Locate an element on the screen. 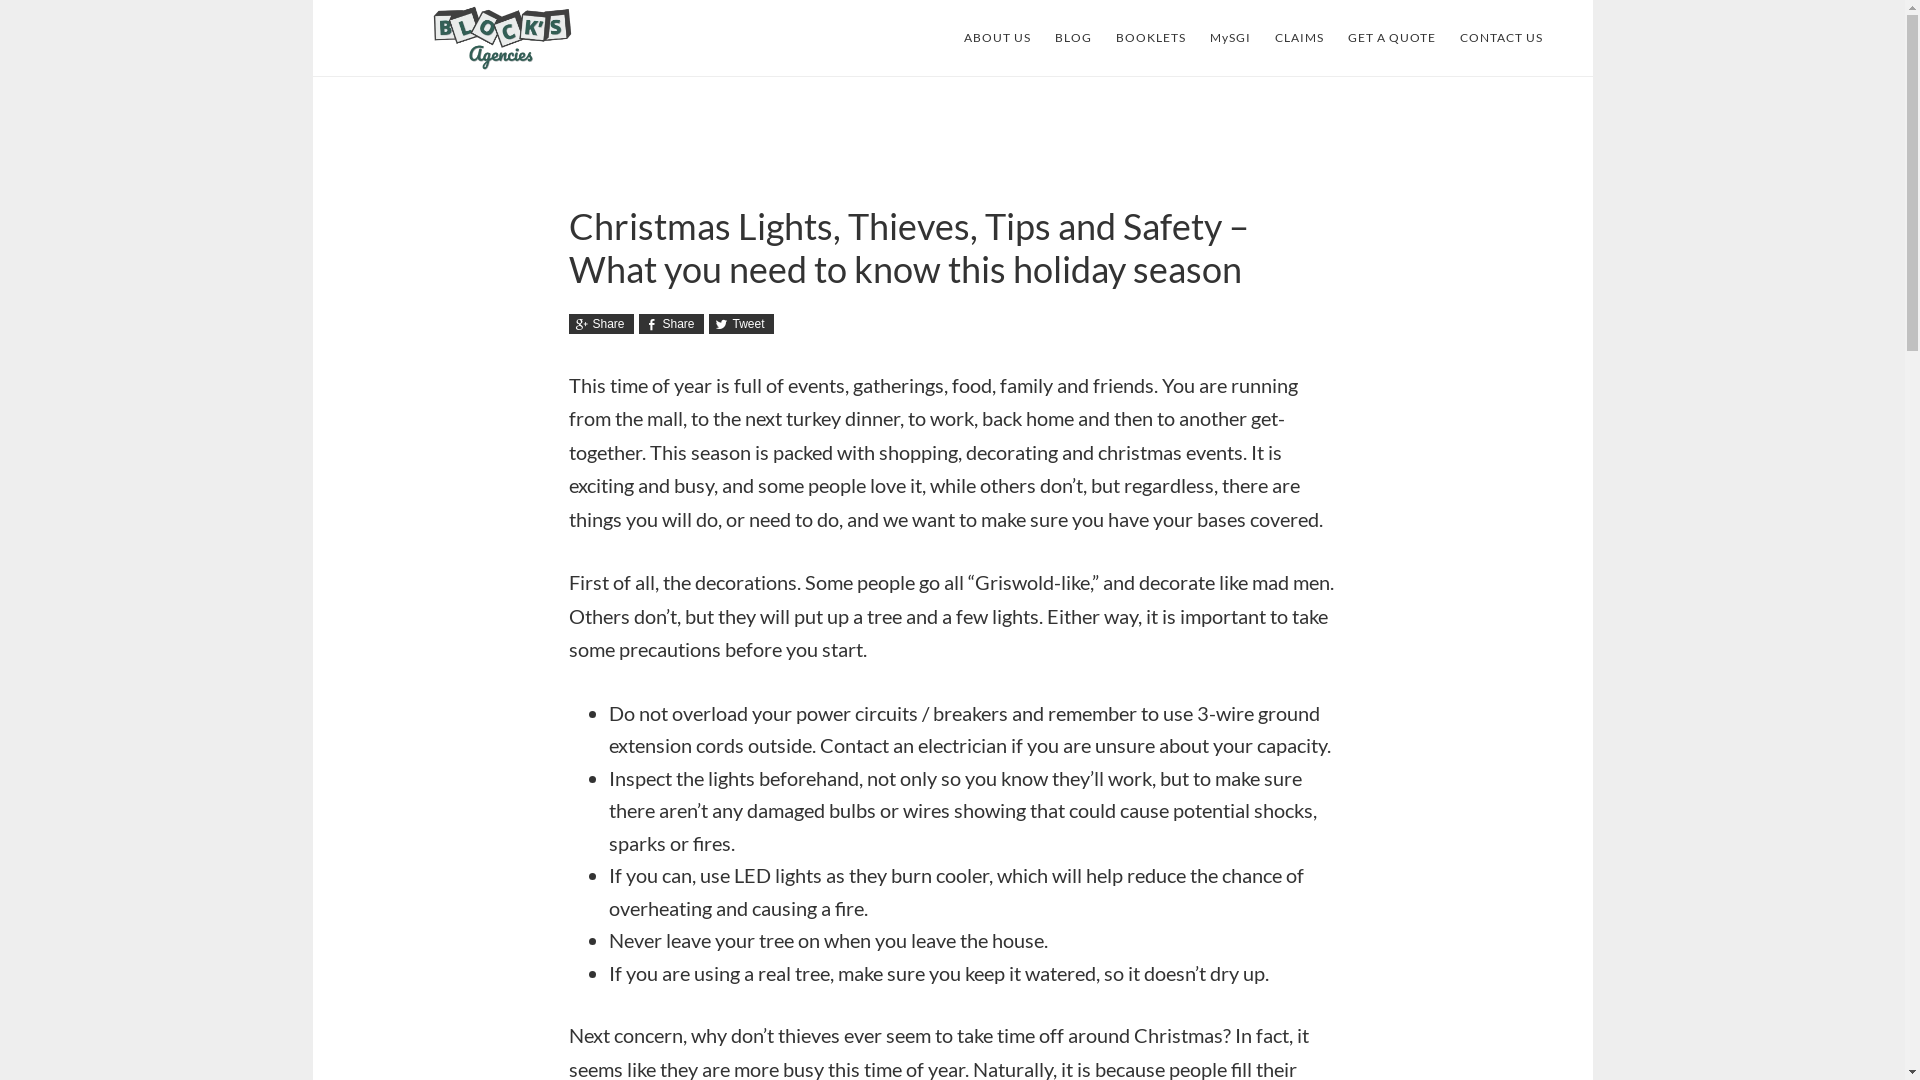  'CONTACT US' is located at coordinates (1501, 38).